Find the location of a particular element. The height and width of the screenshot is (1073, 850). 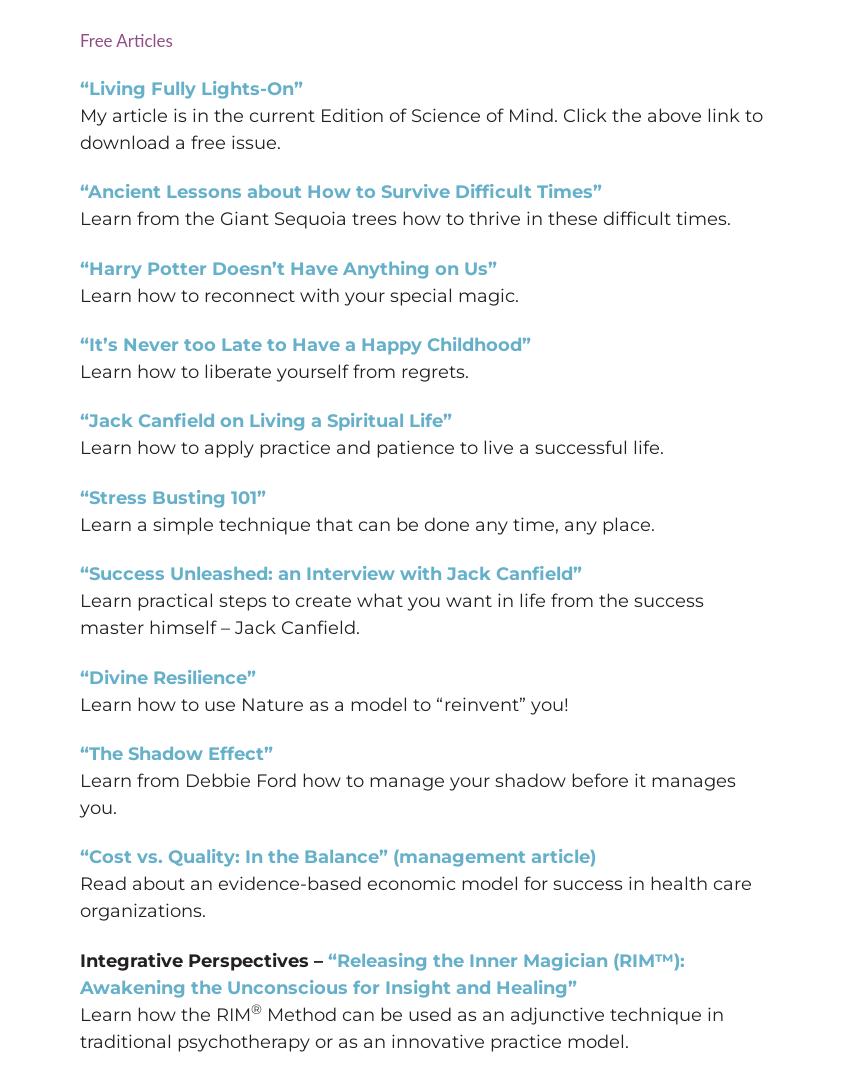

'Learn from the Giant Sequoia trees how to thrive in these difficult times.' is located at coordinates (405, 218).